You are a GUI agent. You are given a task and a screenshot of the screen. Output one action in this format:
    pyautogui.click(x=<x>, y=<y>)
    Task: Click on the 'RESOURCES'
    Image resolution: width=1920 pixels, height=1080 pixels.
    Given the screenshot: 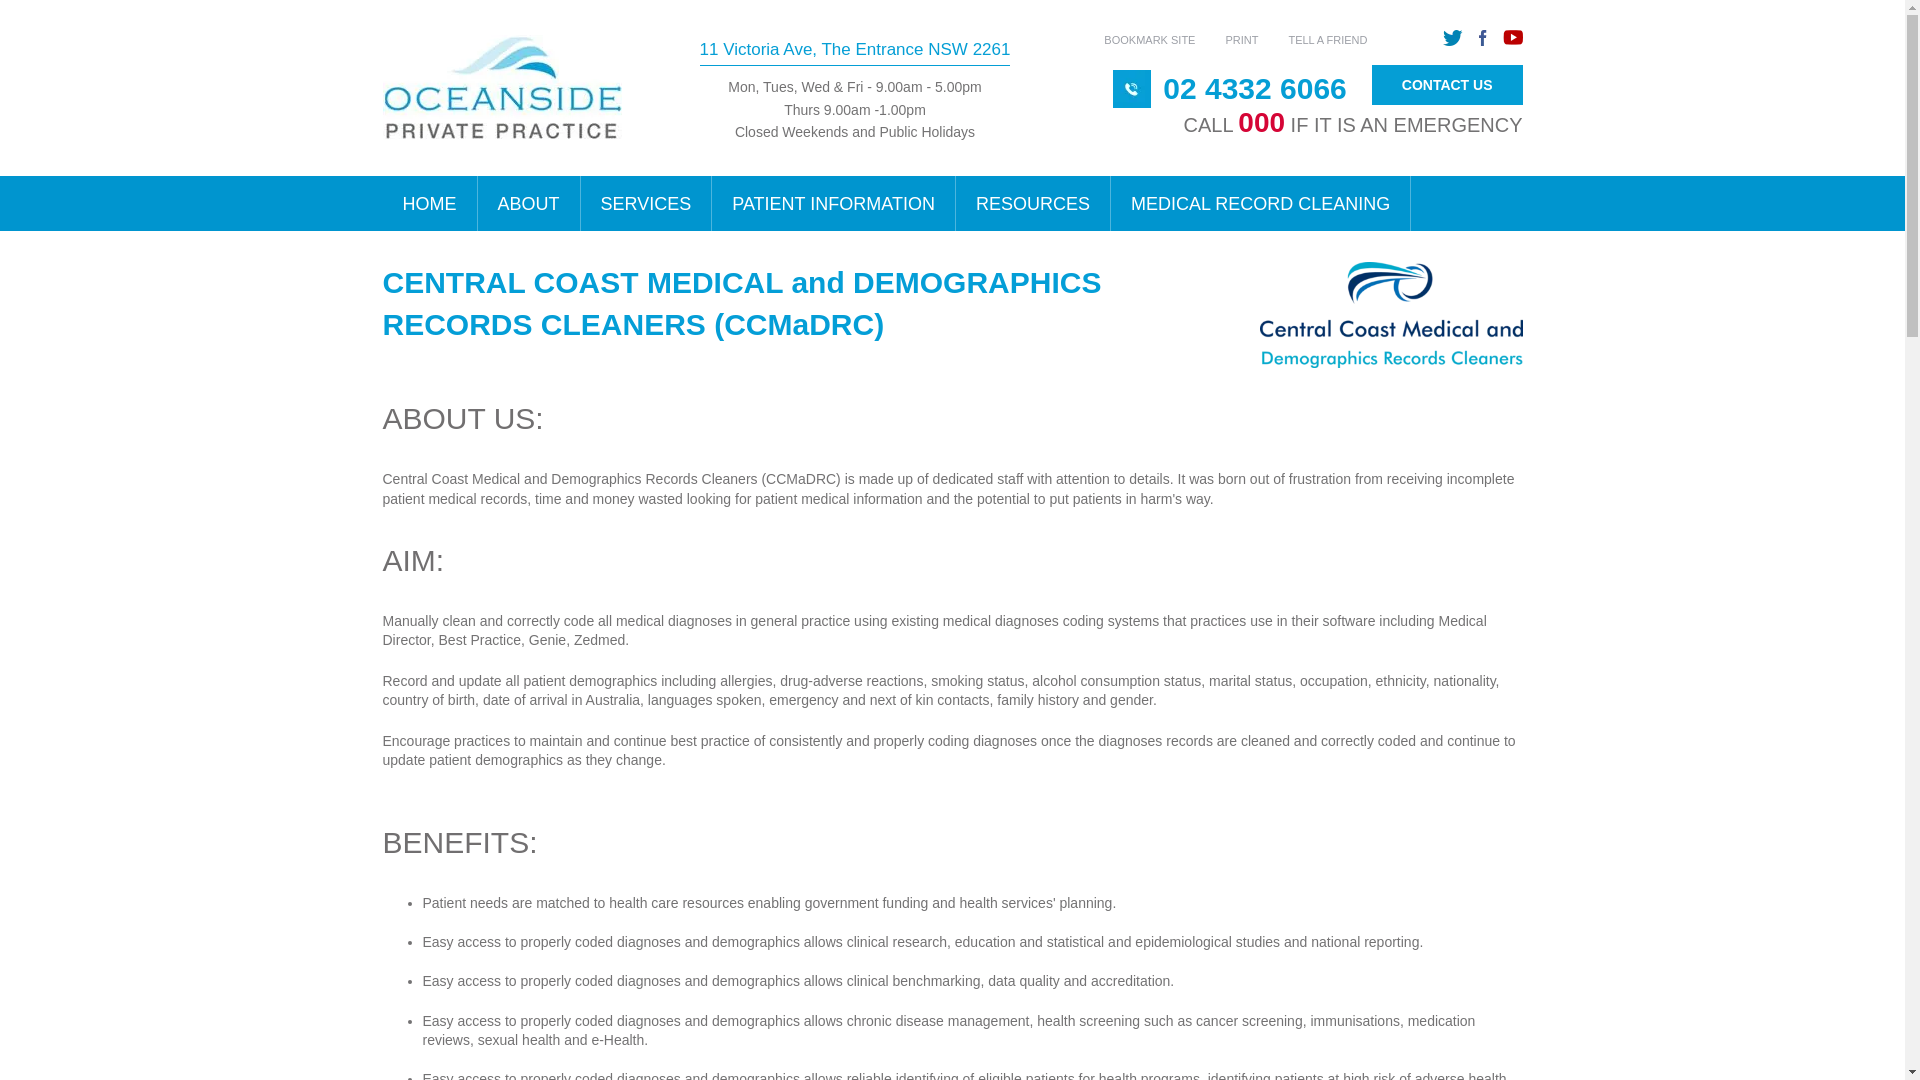 What is the action you would take?
    pyautogui.click(x=1033, y=203)
    